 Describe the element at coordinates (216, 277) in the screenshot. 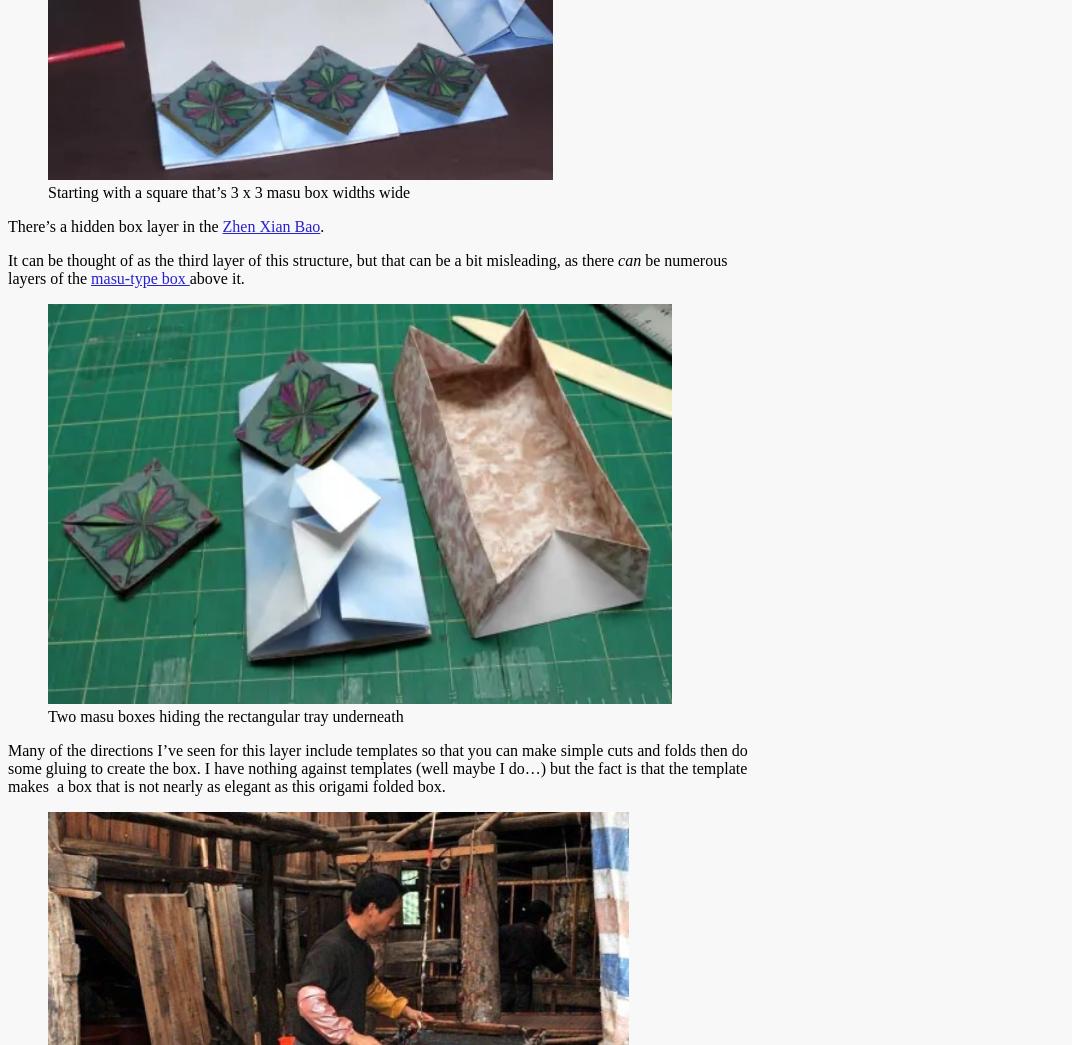

I see `'above it.'` at that location.